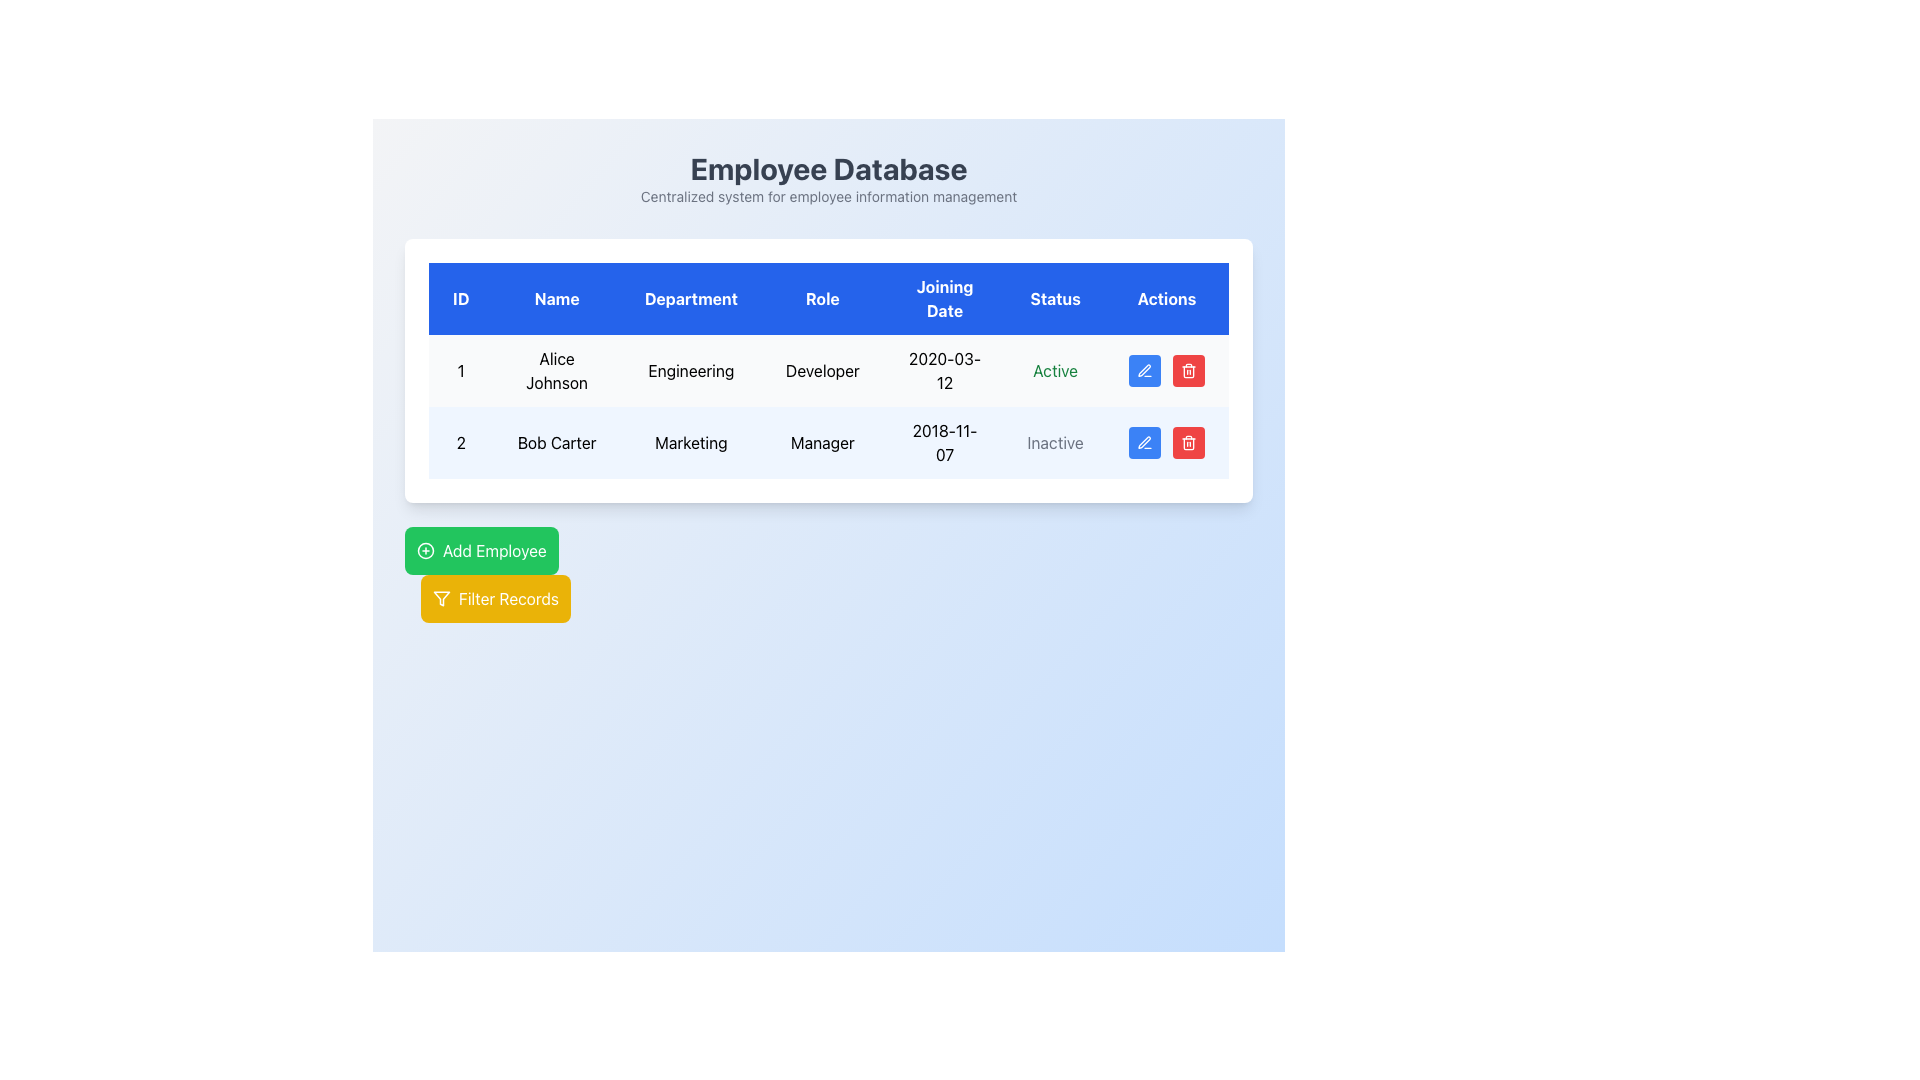 This screenshot has width=1920, height=1080. Describe the element at coordinates (1166, 299) in the screenshot. I see `the blue rectangular Text Label element containing the text 'Actions' in white font, which is the last column header in the table, located at the top-right corner of the visible area` at that location.